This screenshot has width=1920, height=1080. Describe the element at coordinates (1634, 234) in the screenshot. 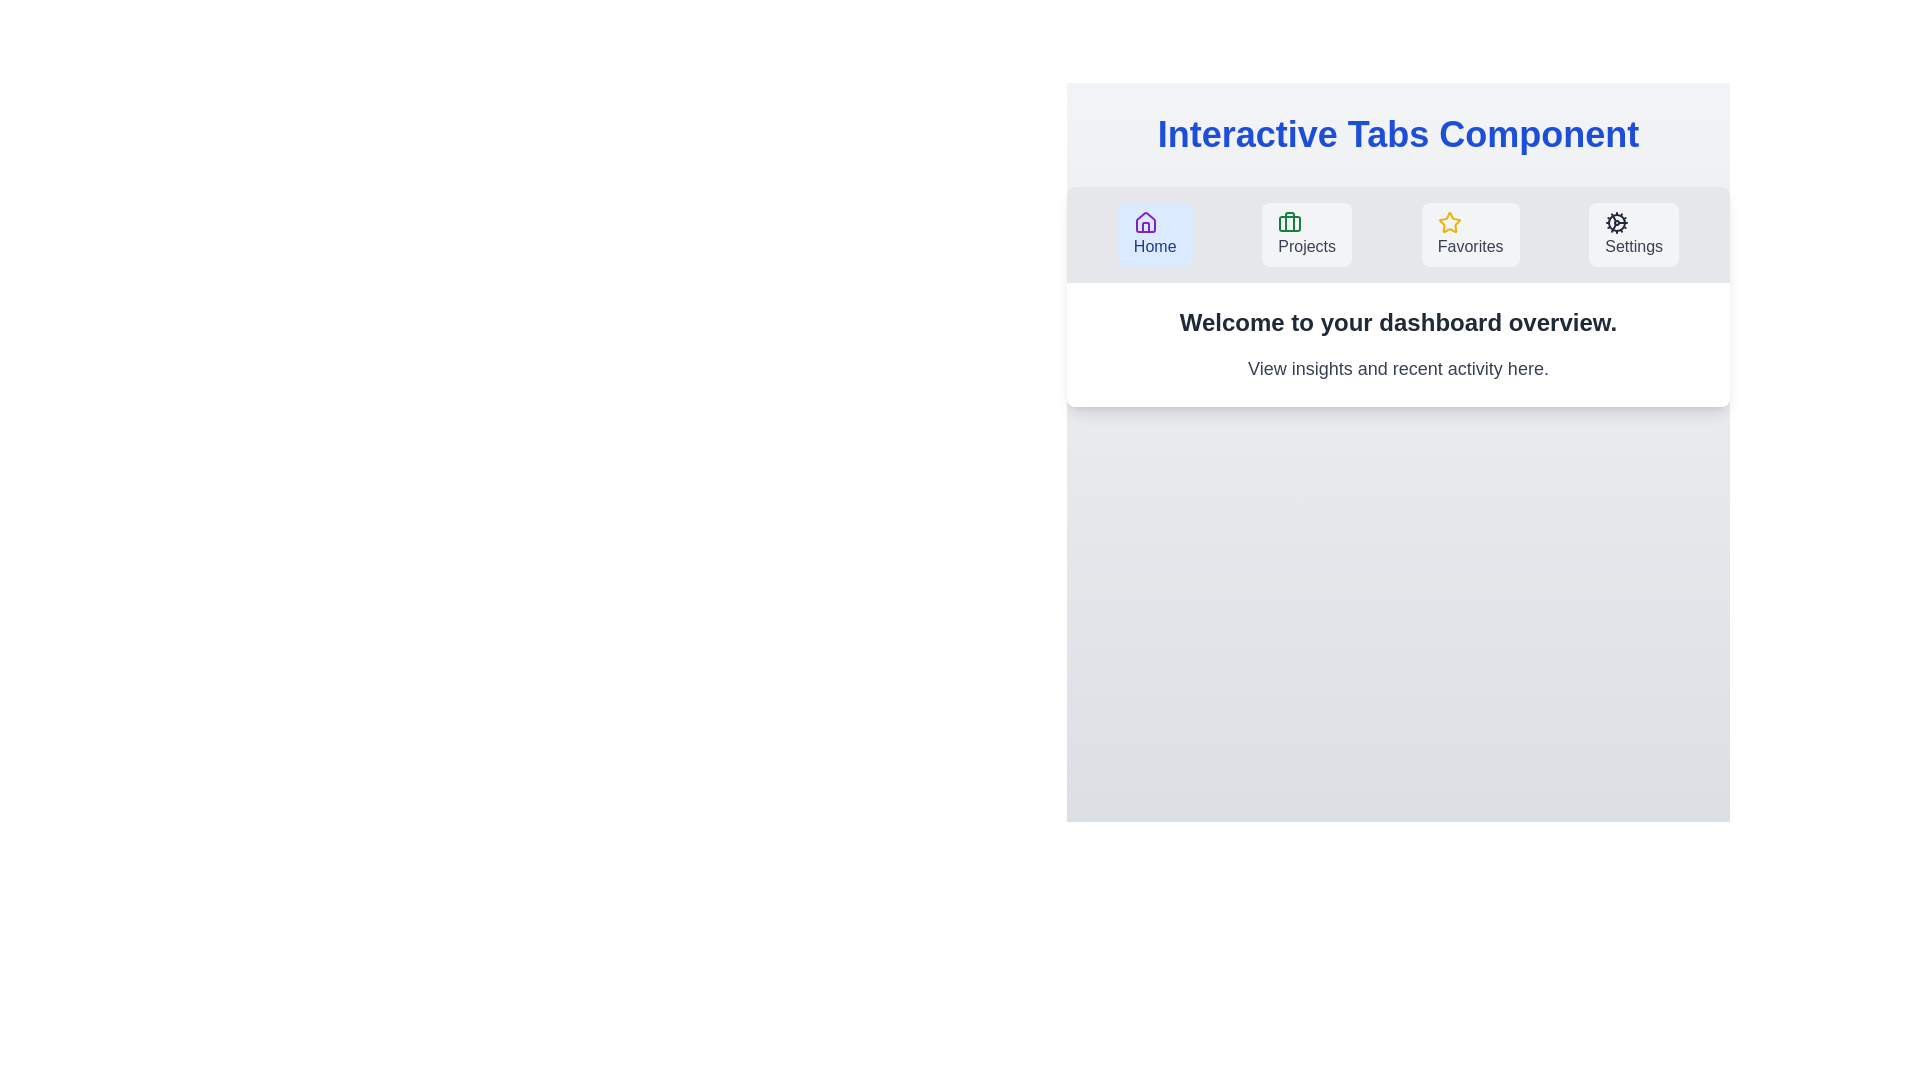

I see `the Settings tab to activate it` at that location.